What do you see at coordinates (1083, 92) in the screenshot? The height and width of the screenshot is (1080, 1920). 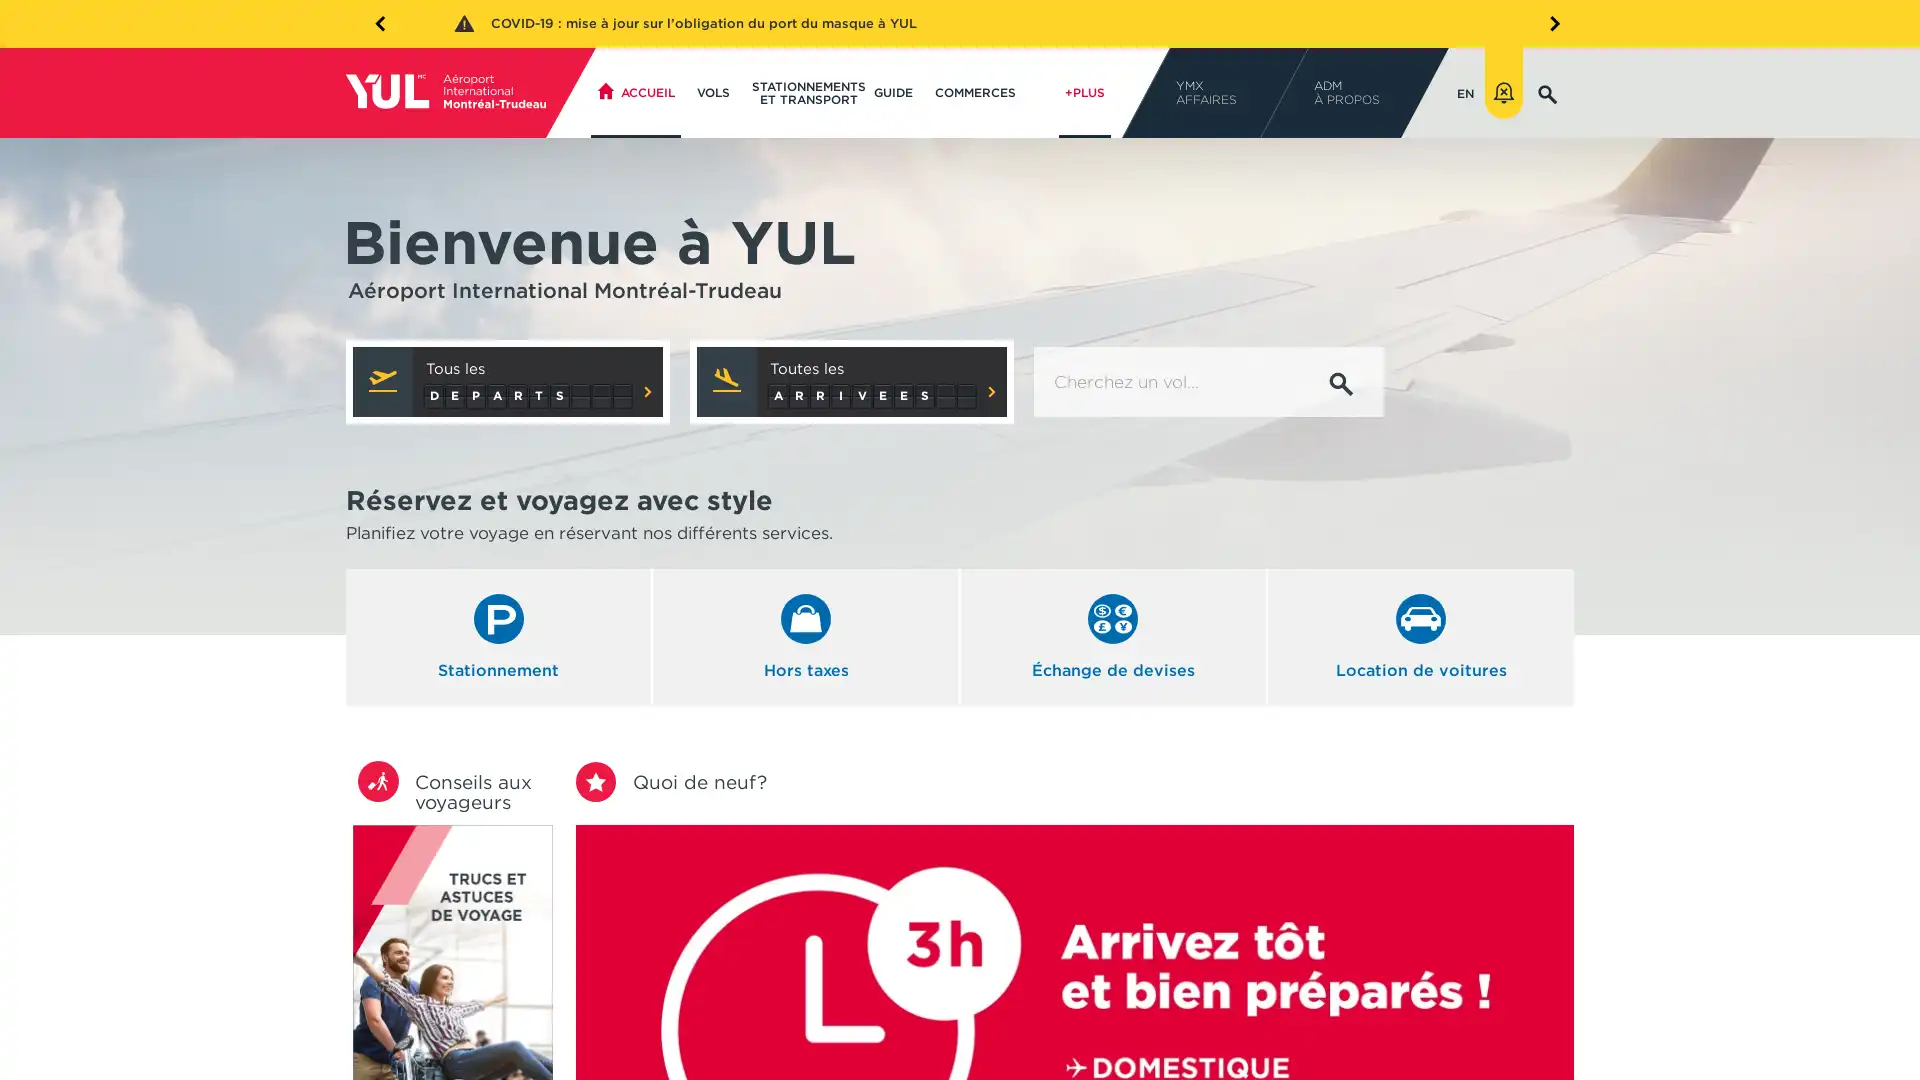 I see `+PLUS` at bounding box center [1083, 92].